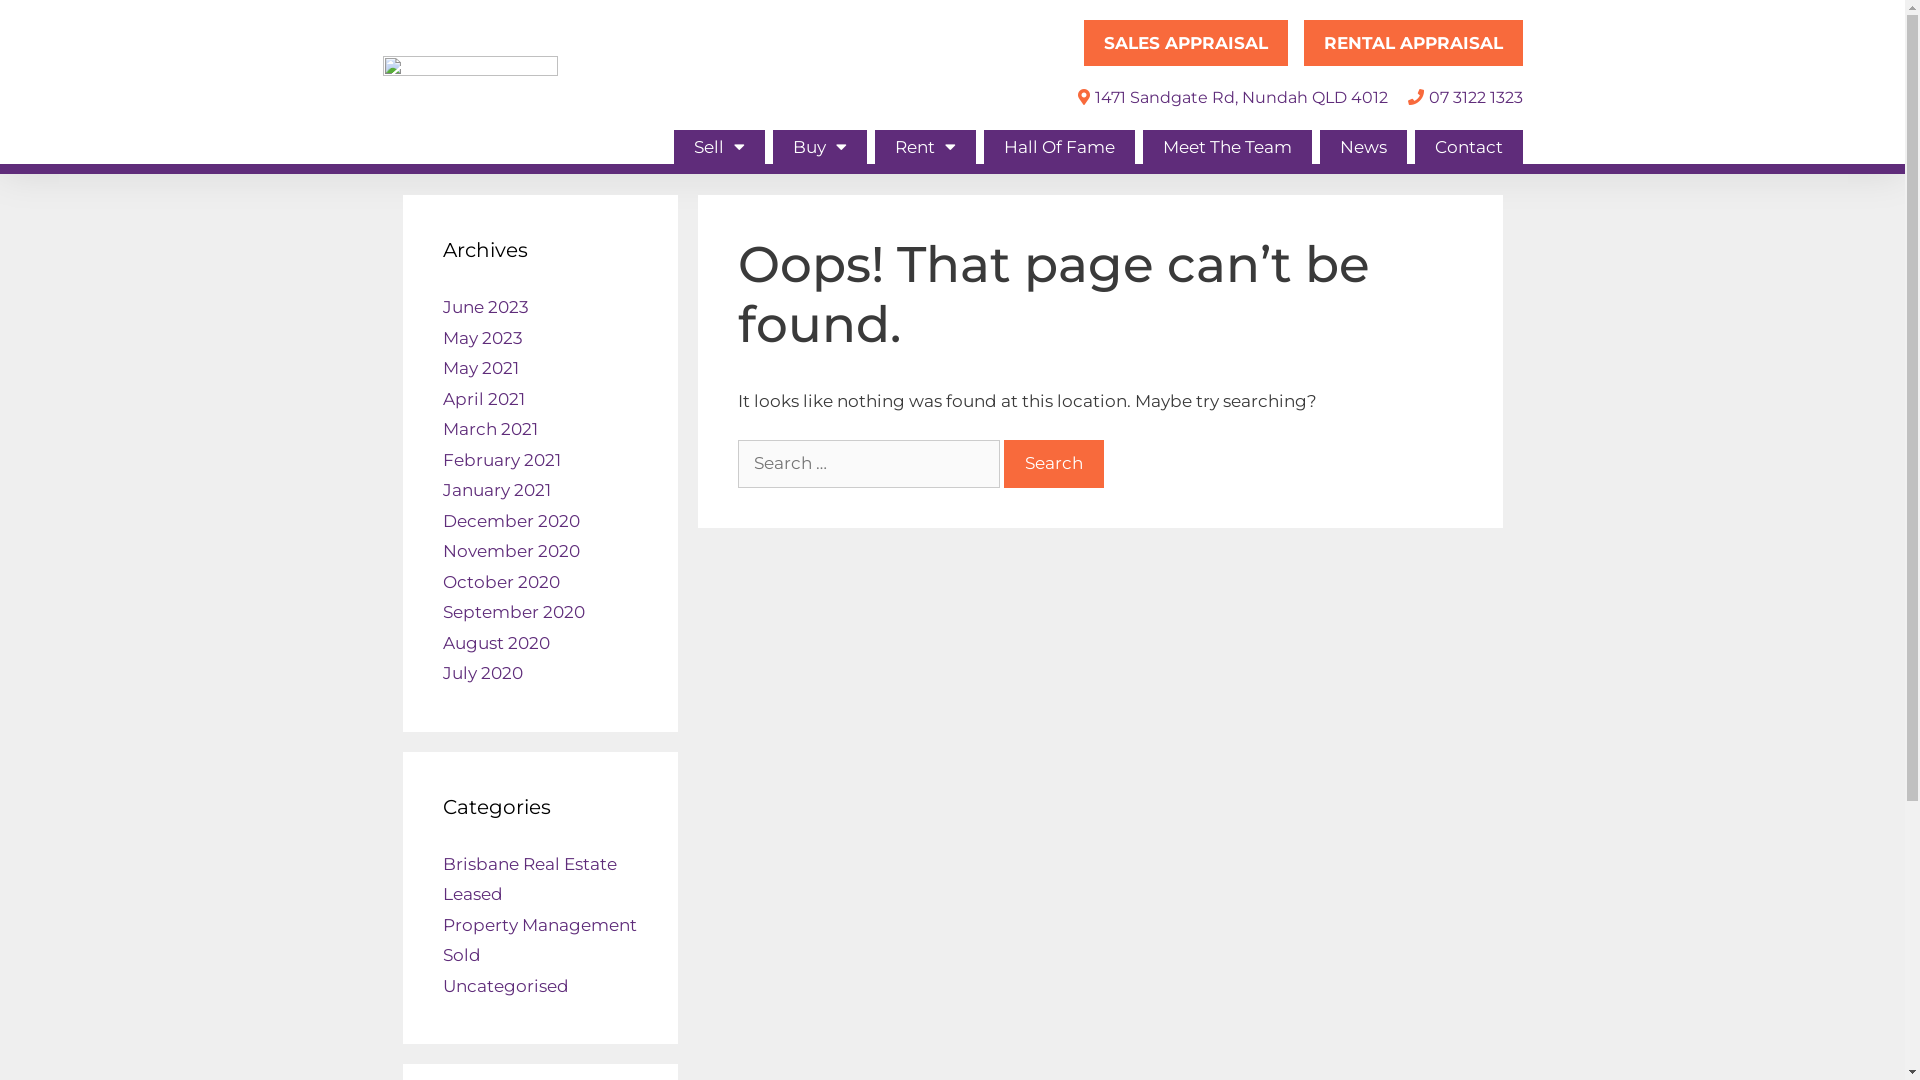 This screenshot has width=1920, height=1080. Describe the element at coordinates (484, 307) in the screenshot. I see `'June 2023'` at that location.